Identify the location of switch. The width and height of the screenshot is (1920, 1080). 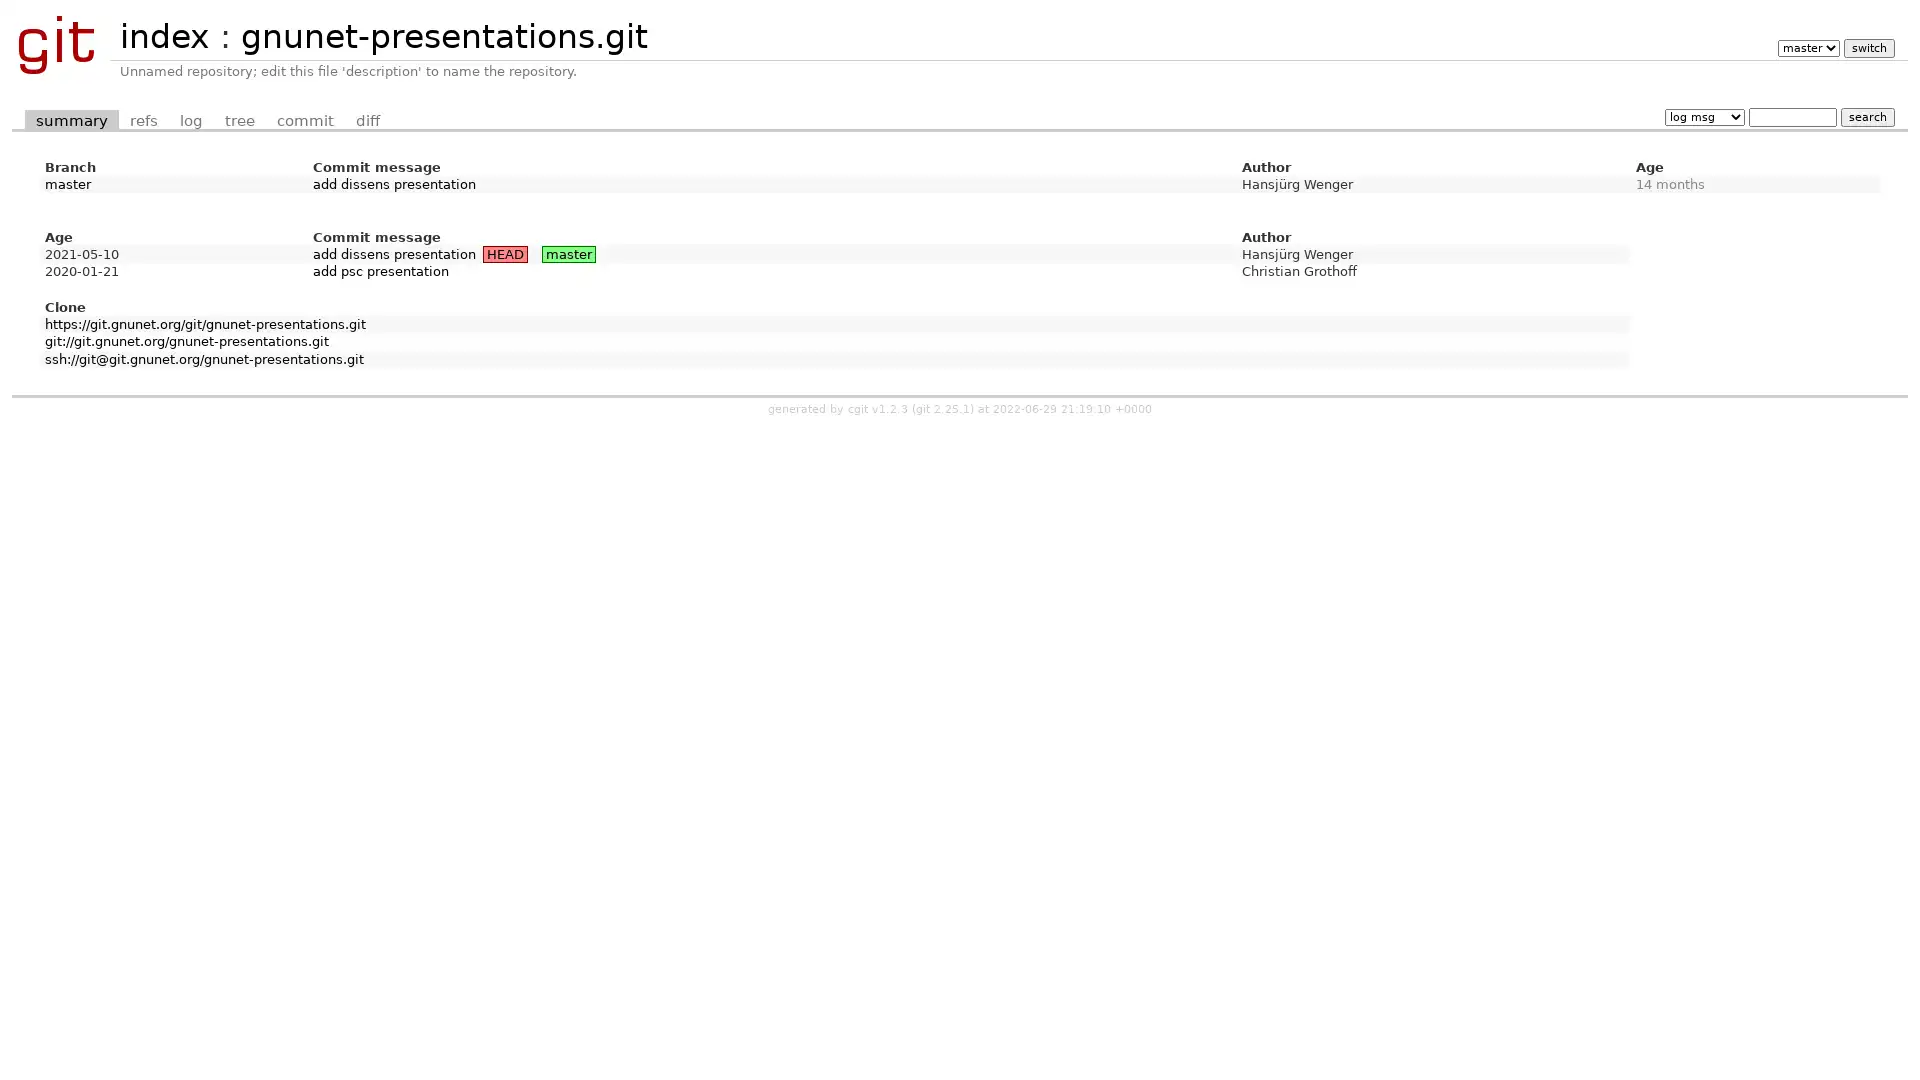
(1867, 47).